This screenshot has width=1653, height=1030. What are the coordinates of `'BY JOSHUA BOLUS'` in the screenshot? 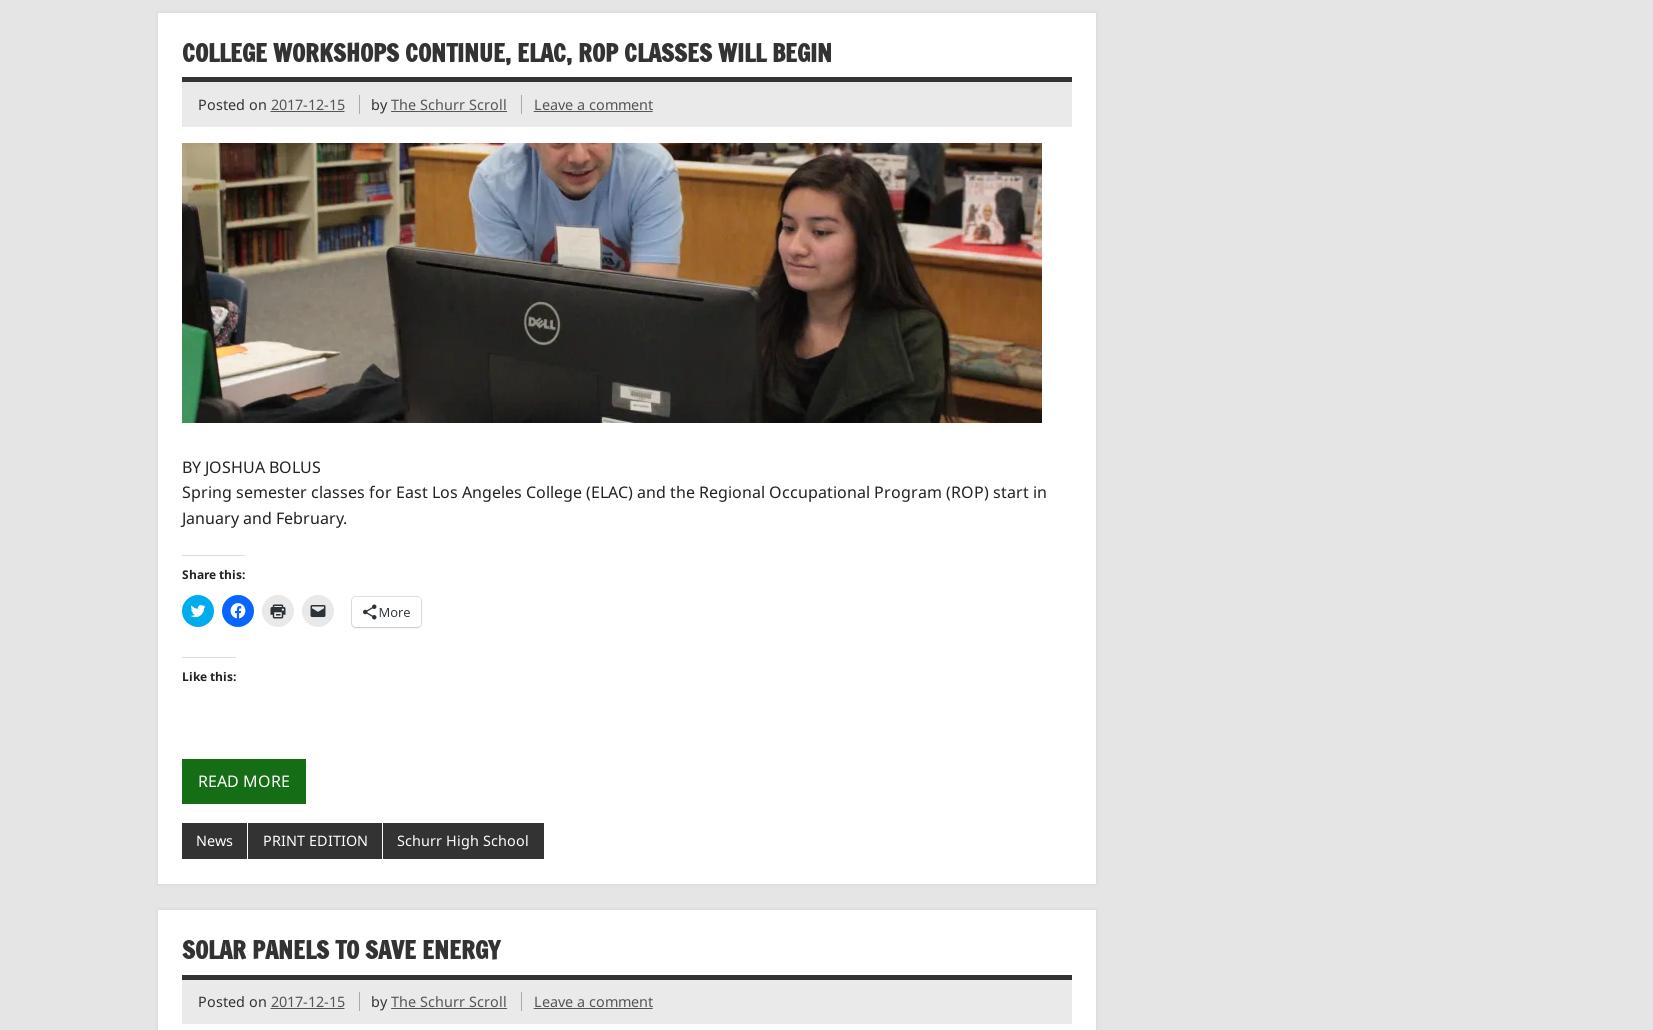 It's located at (249, 464).